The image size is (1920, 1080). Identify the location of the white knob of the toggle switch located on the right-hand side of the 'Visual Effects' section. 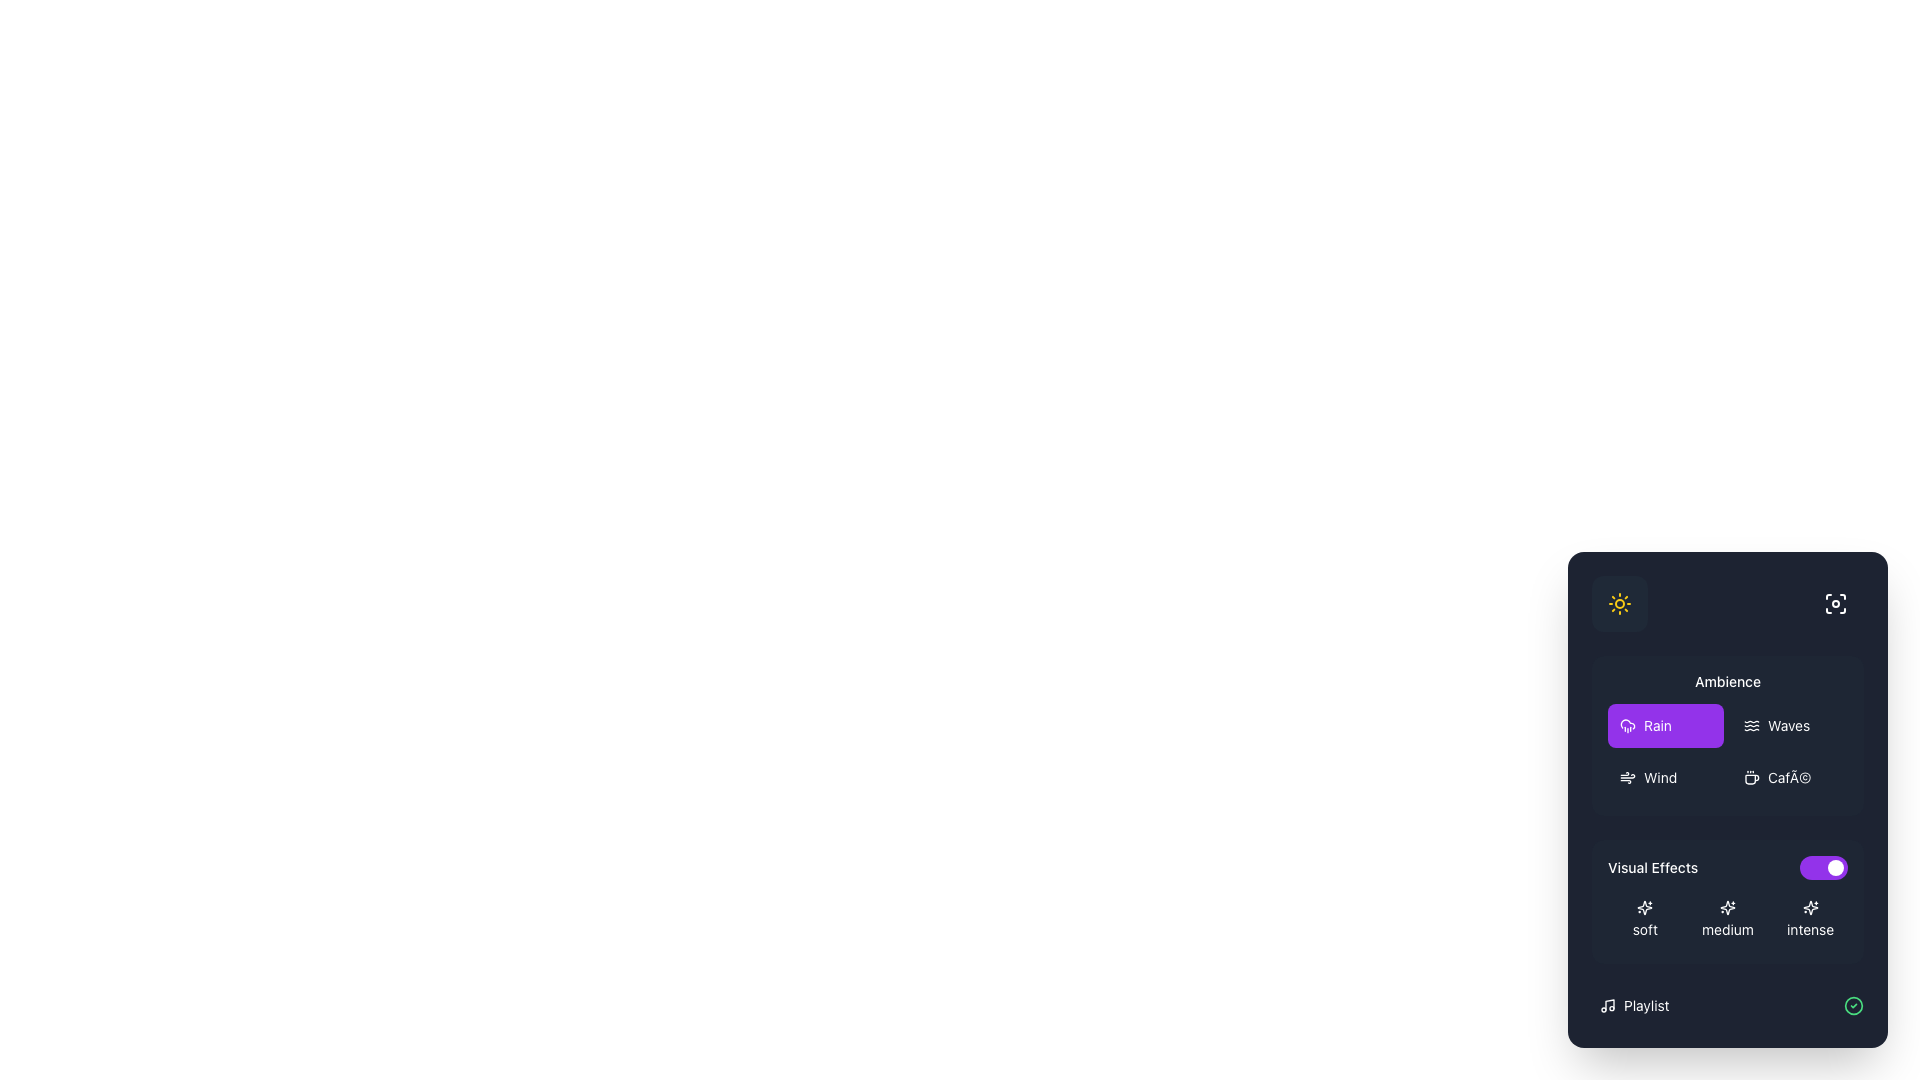
(1824, 866).